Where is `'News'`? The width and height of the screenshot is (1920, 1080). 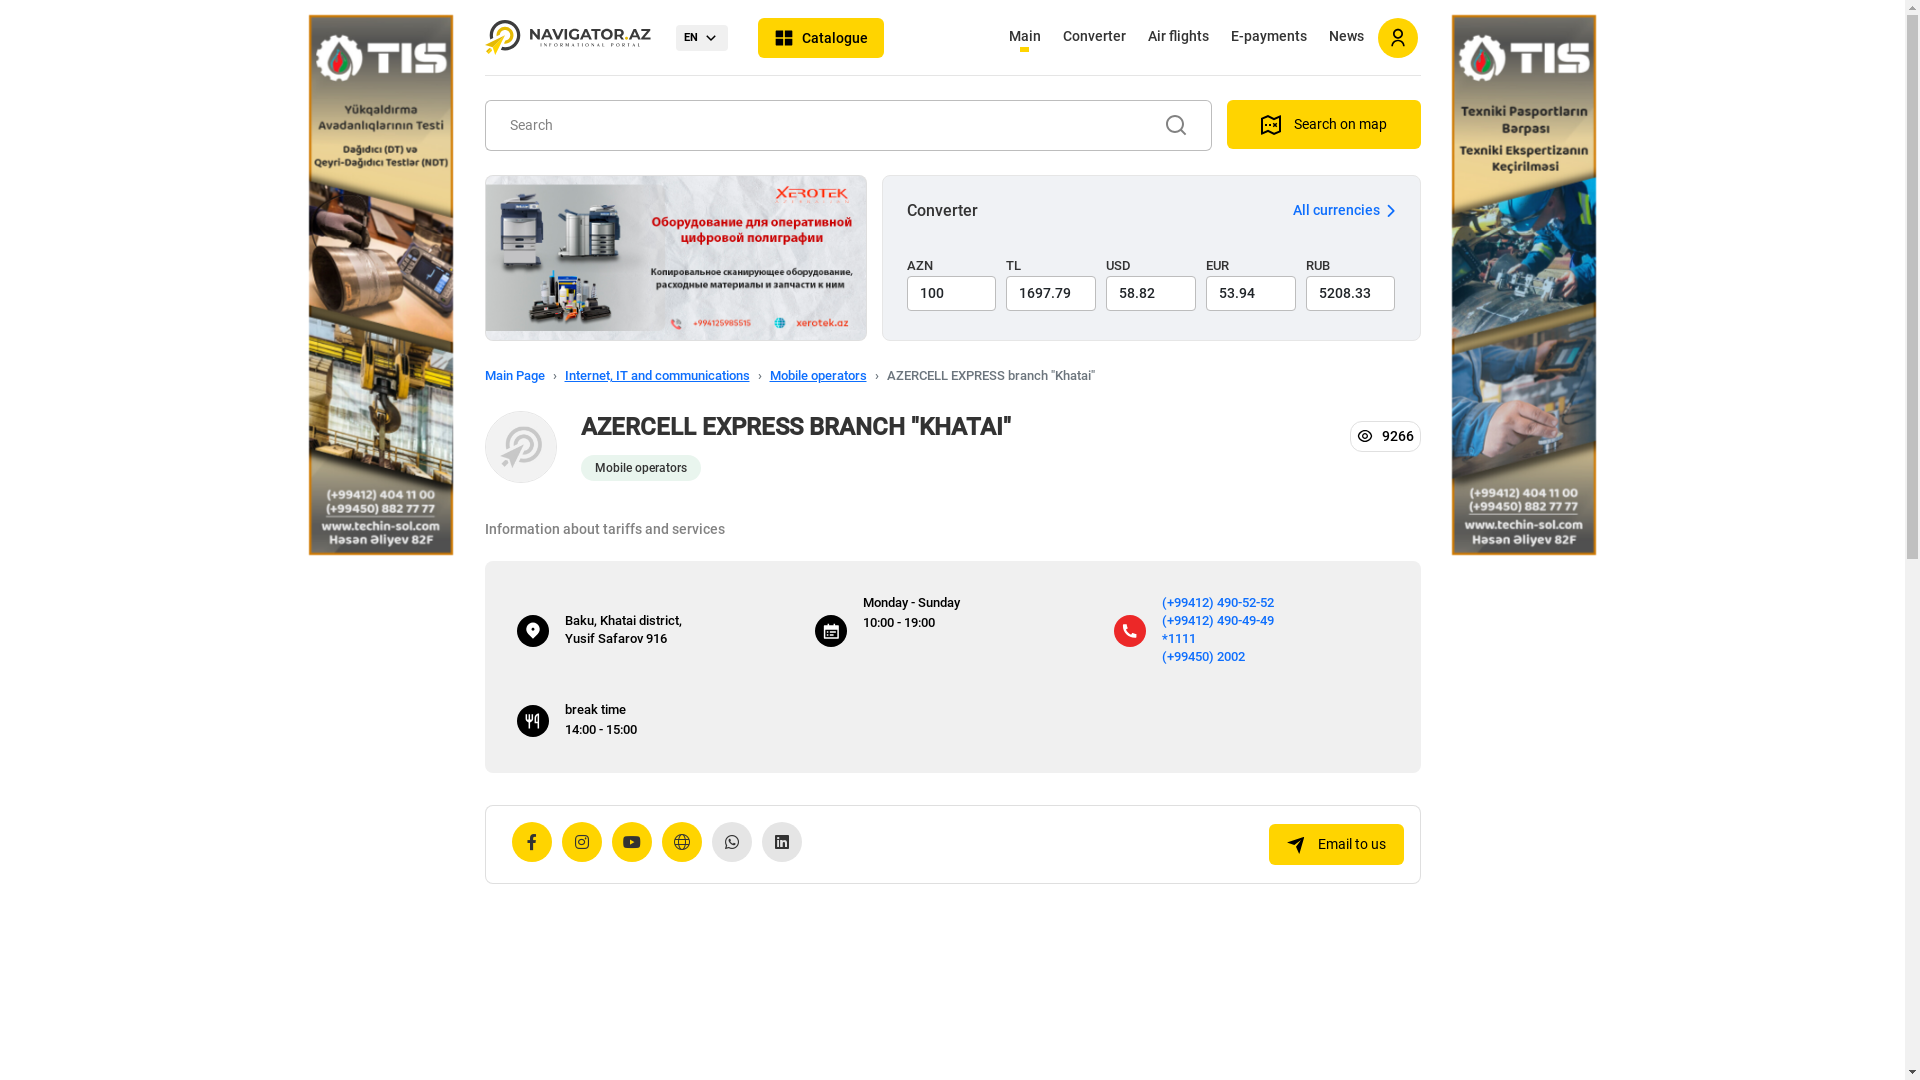 'News' is located at coordinates (1320, 38).